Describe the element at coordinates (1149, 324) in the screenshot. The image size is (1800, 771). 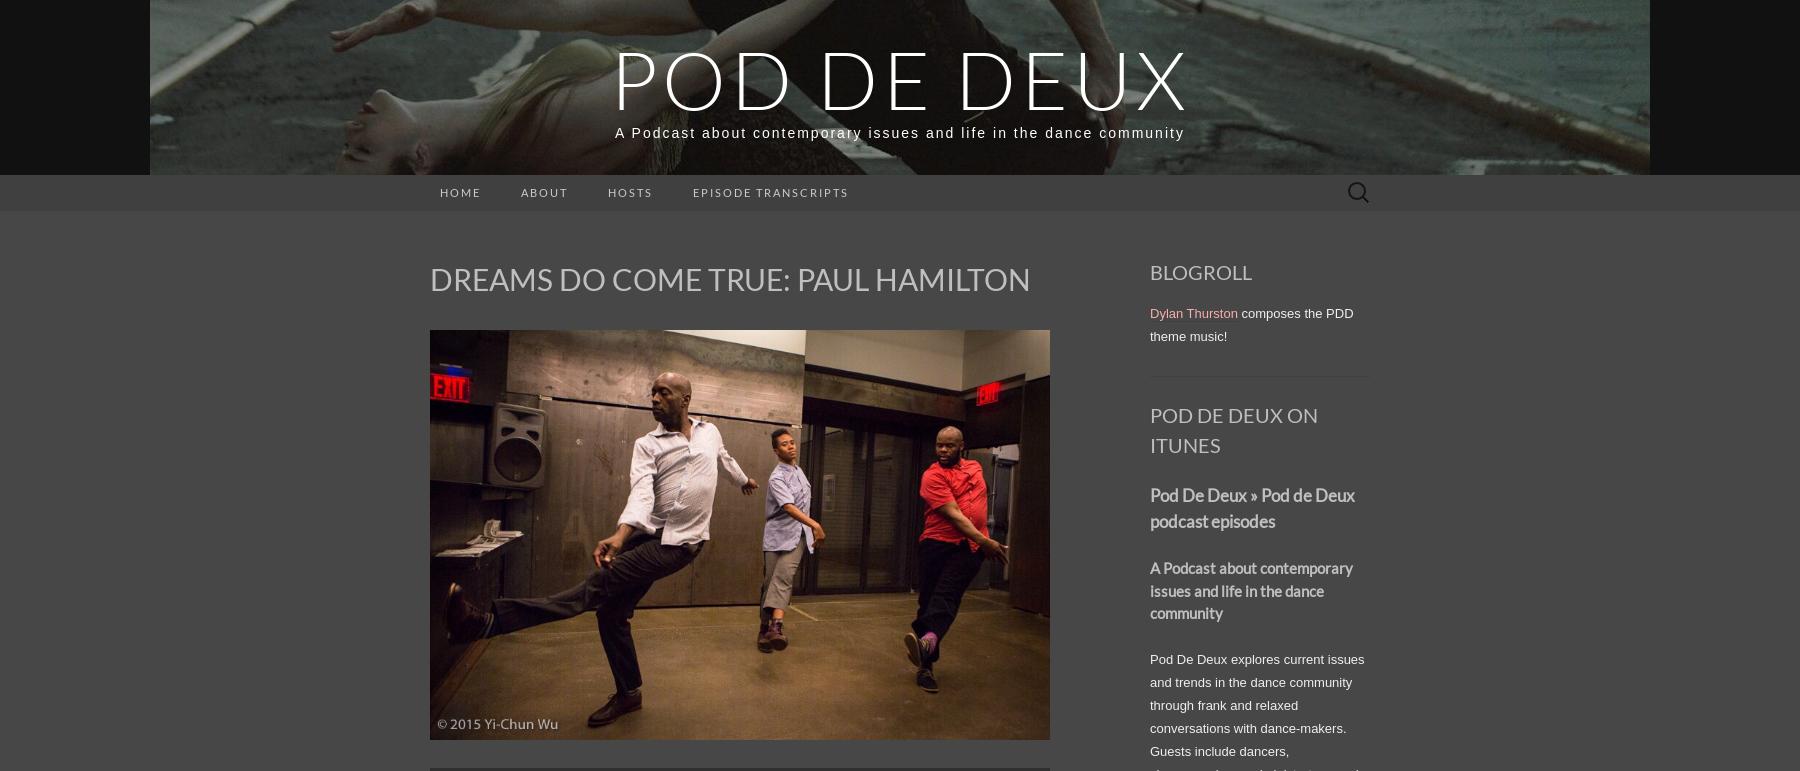
I see `'composes the PDD theme music!'` at that location.